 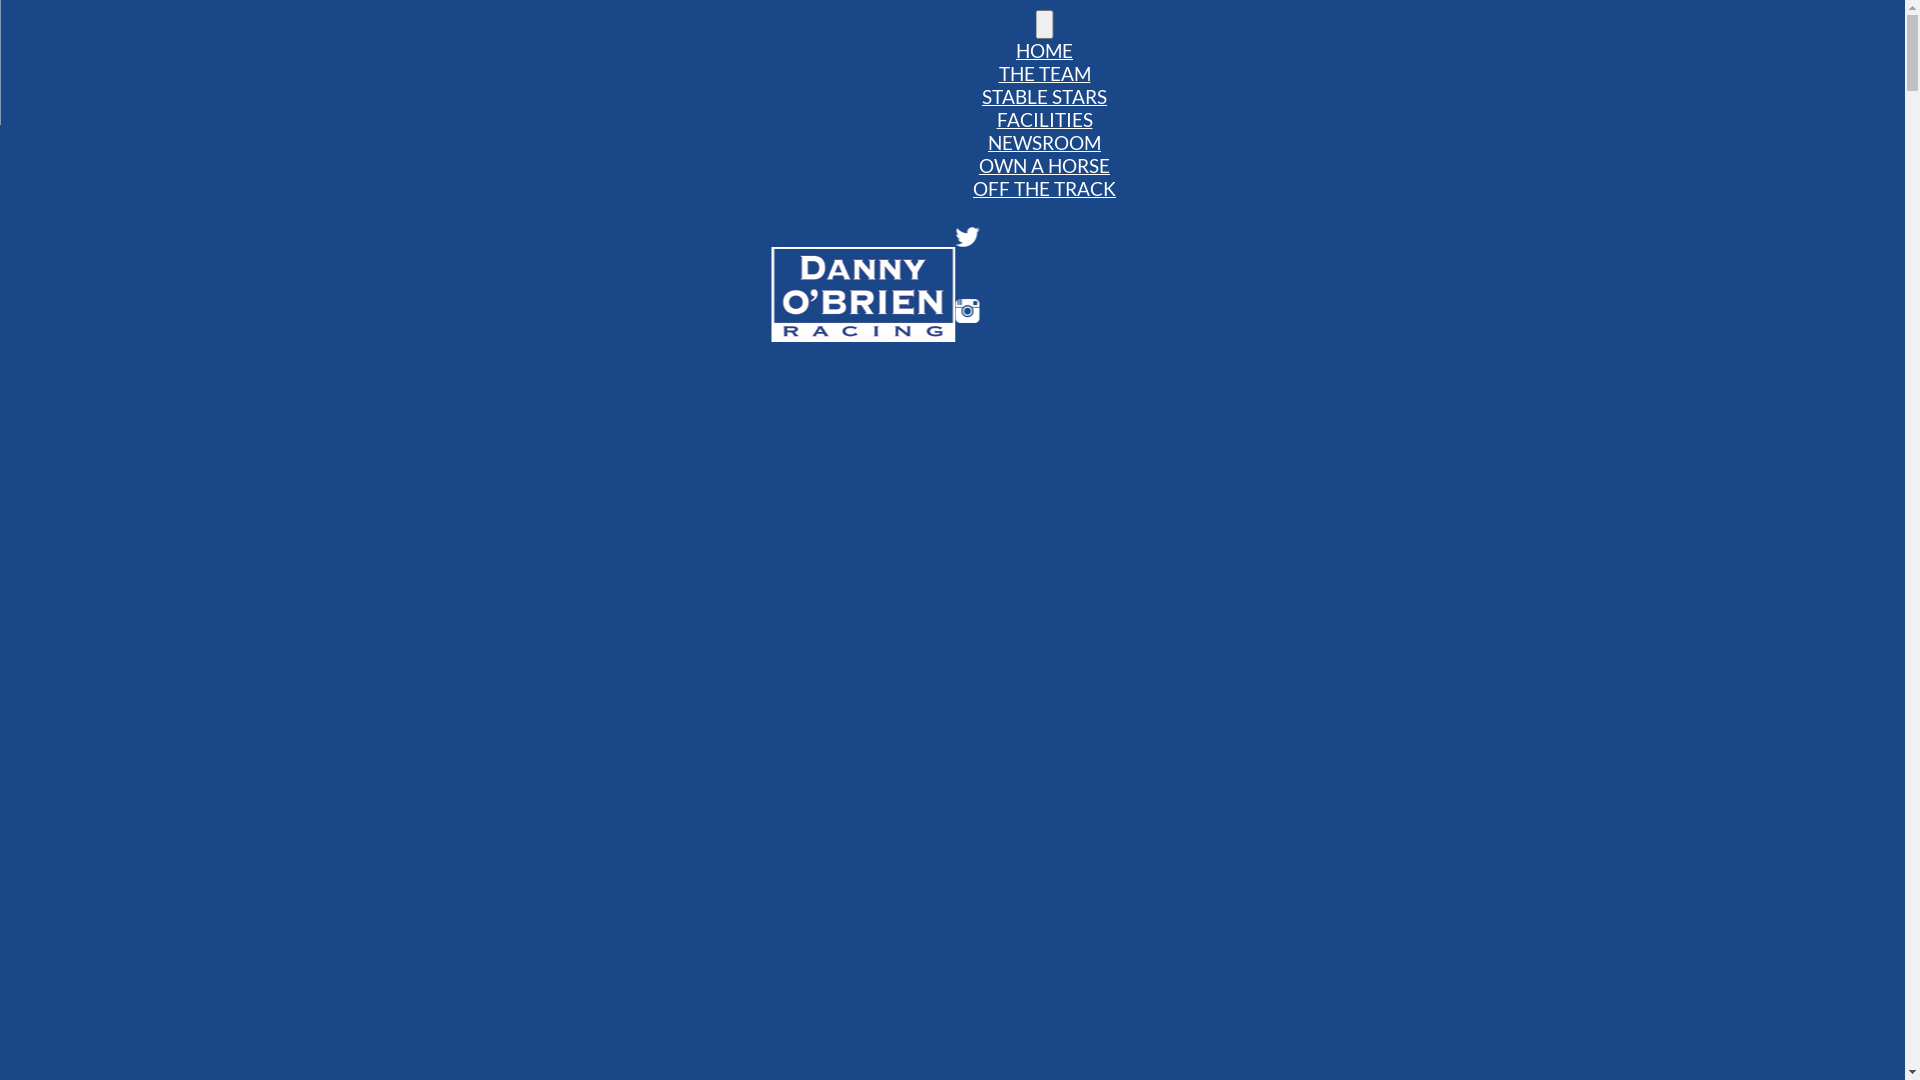 What do you see at coordinates (979, 141) in the screenshot?
I see `'NEWSROOM'` at bounding box center [979, 141].